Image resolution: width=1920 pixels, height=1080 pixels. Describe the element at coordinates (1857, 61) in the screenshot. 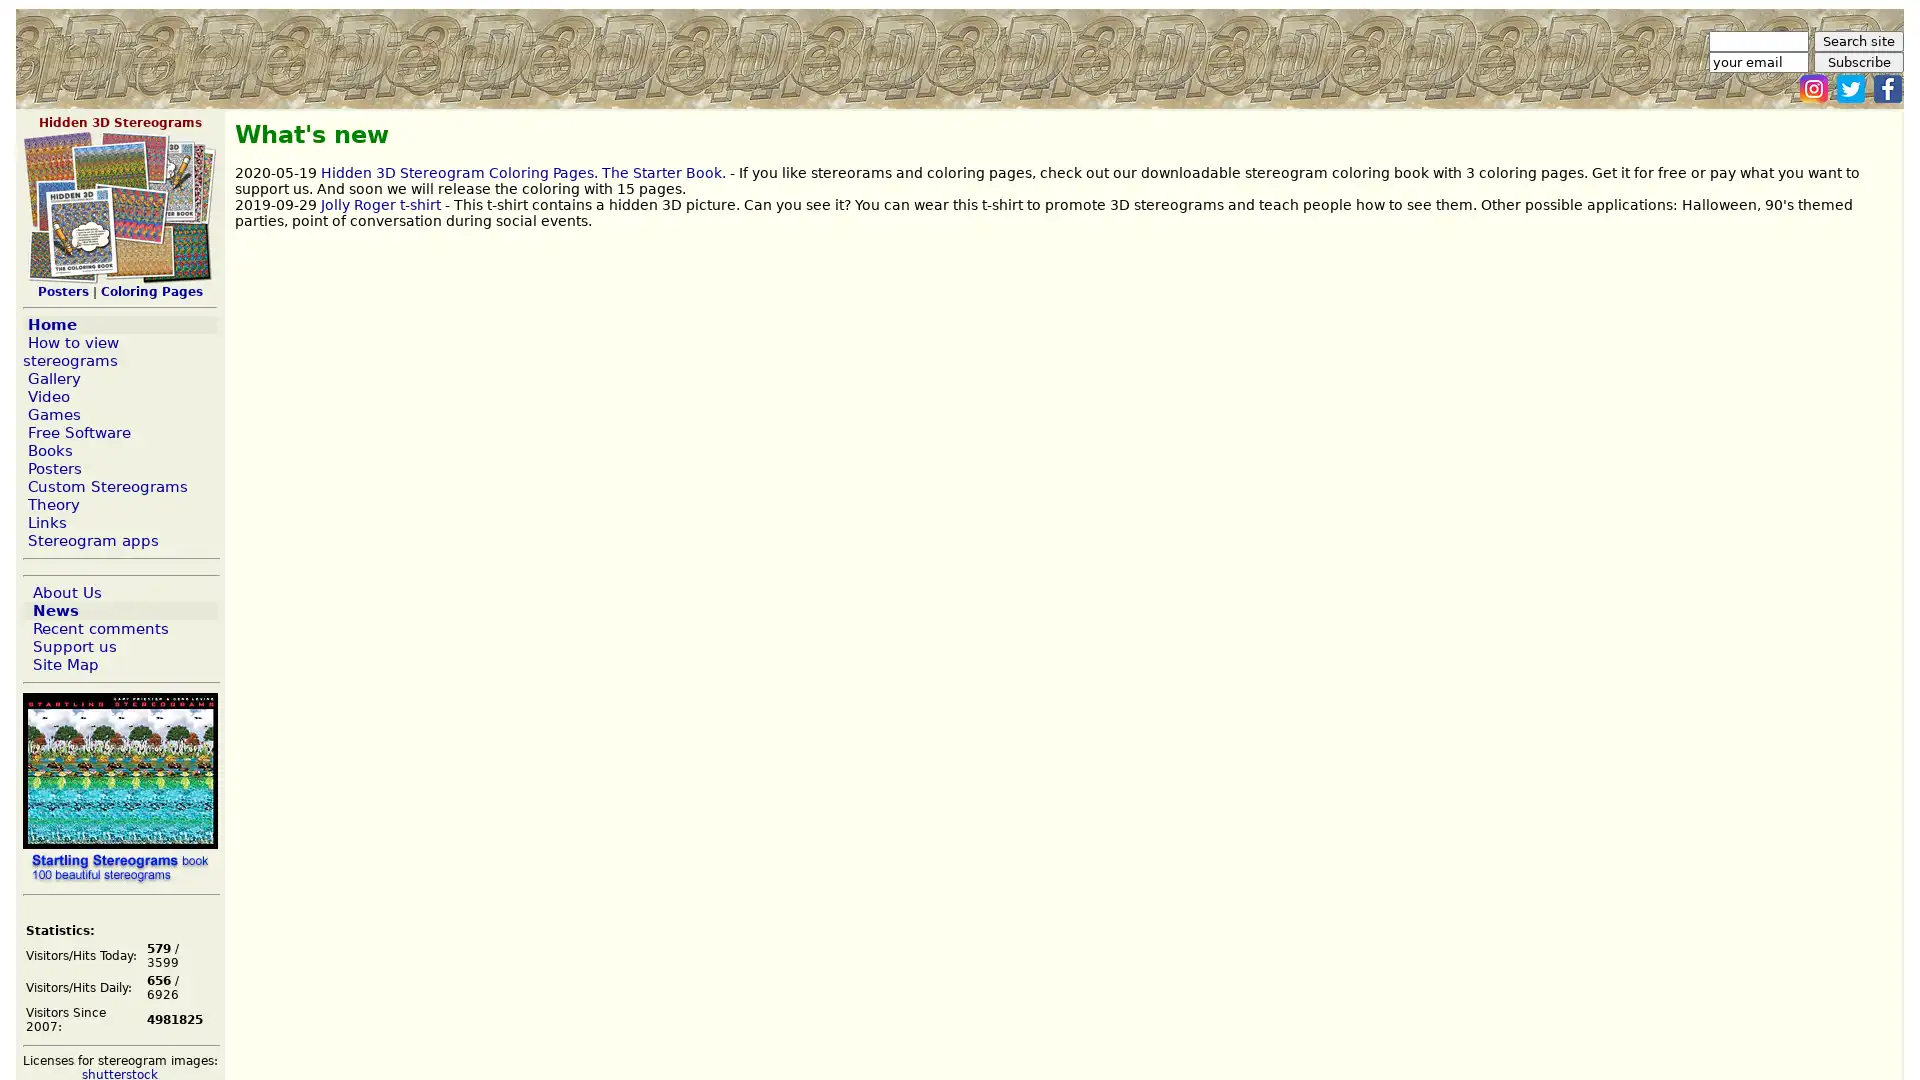

I see `Subscribe` at that location.